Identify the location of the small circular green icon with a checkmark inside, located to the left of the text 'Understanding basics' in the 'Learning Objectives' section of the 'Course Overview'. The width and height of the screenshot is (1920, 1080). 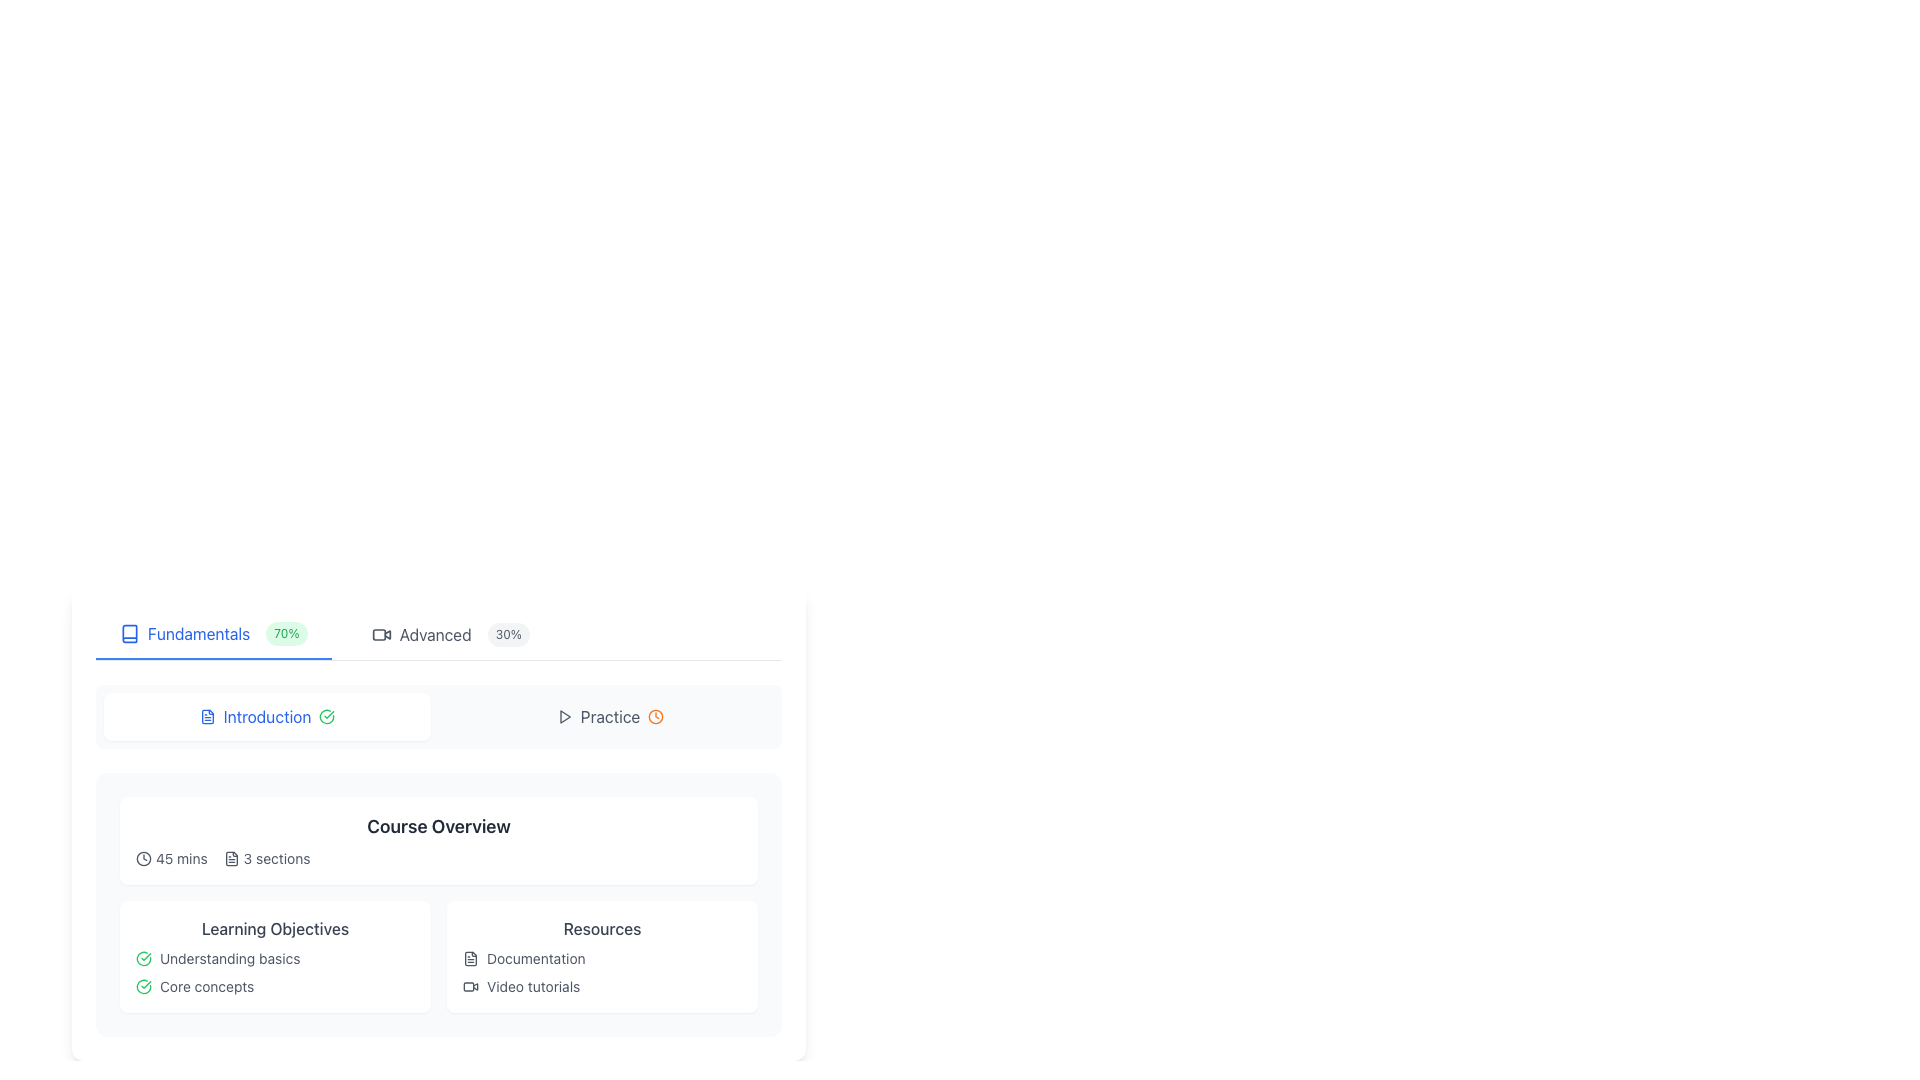
(143, 958).